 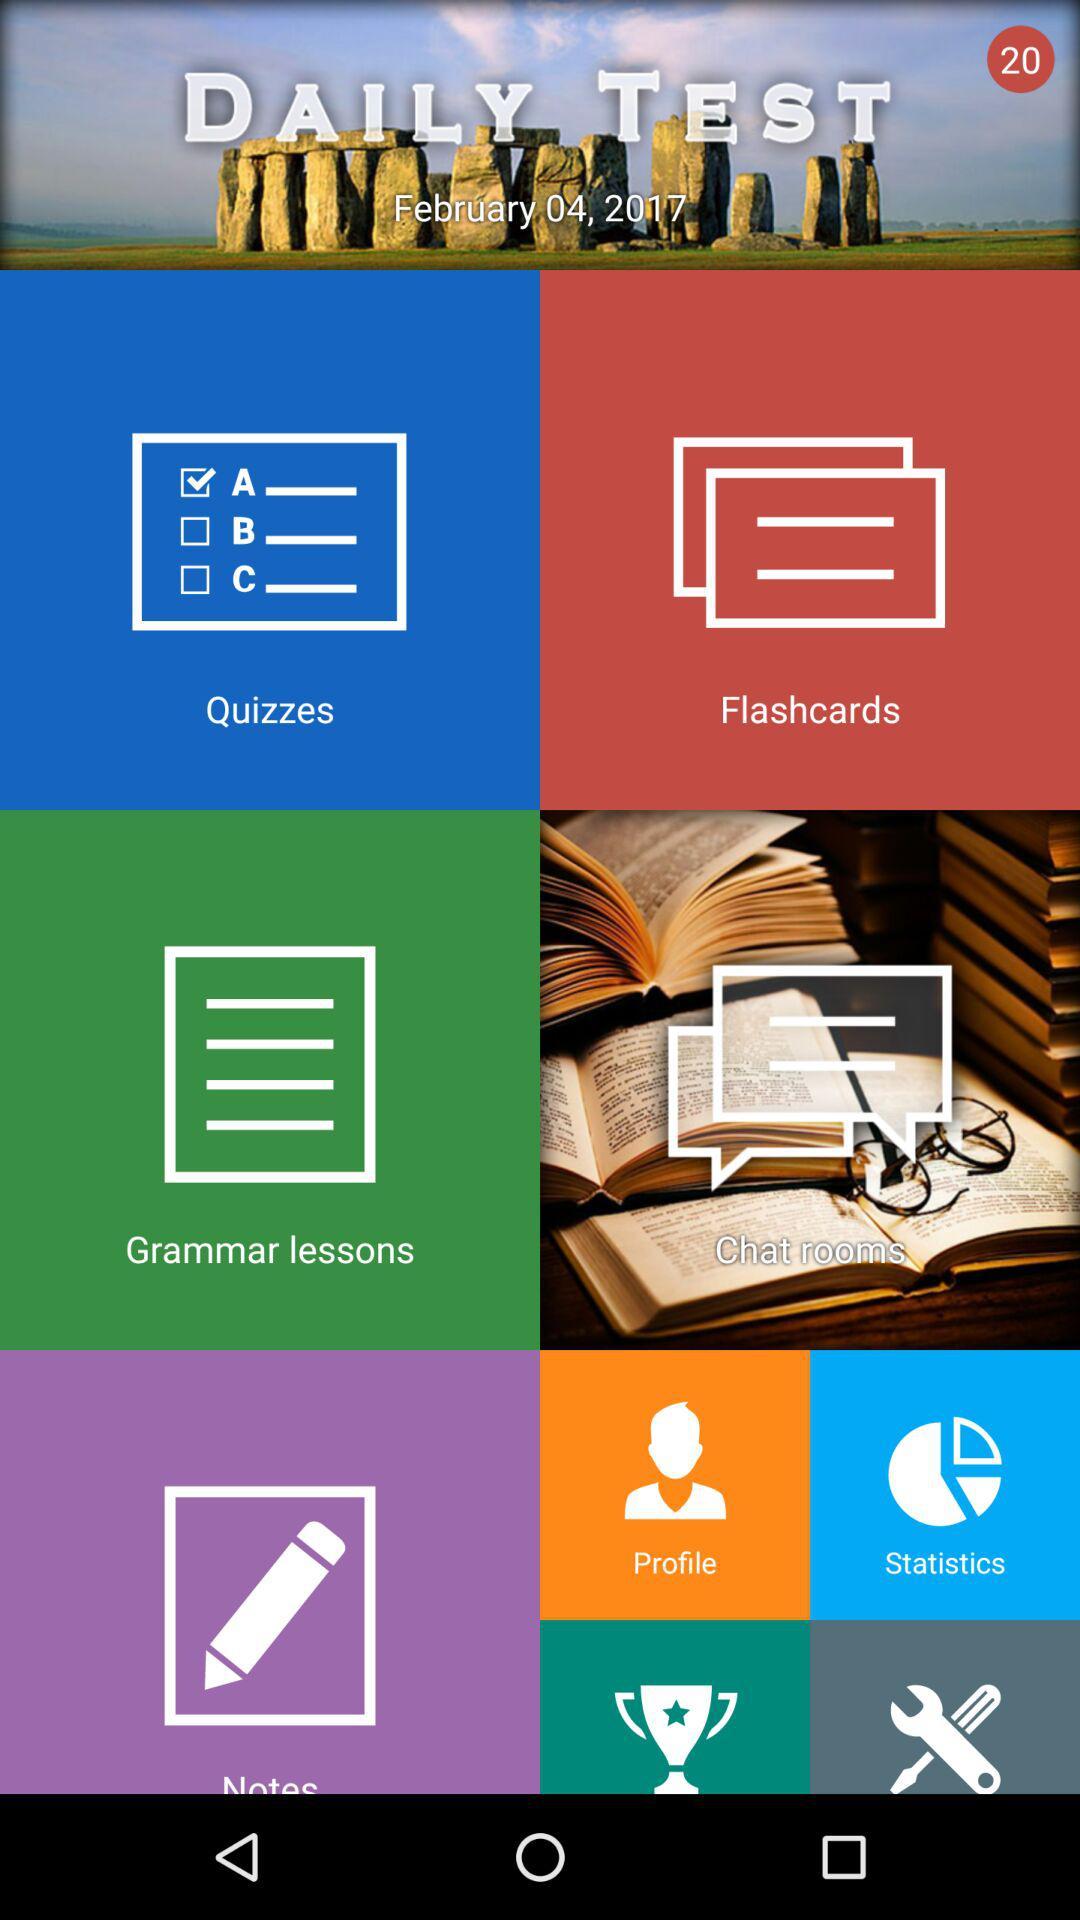 What do you see at coordinates (810, 1079) in the screenshot?
I see `icon above profile` at bounding box center [810, 1079].